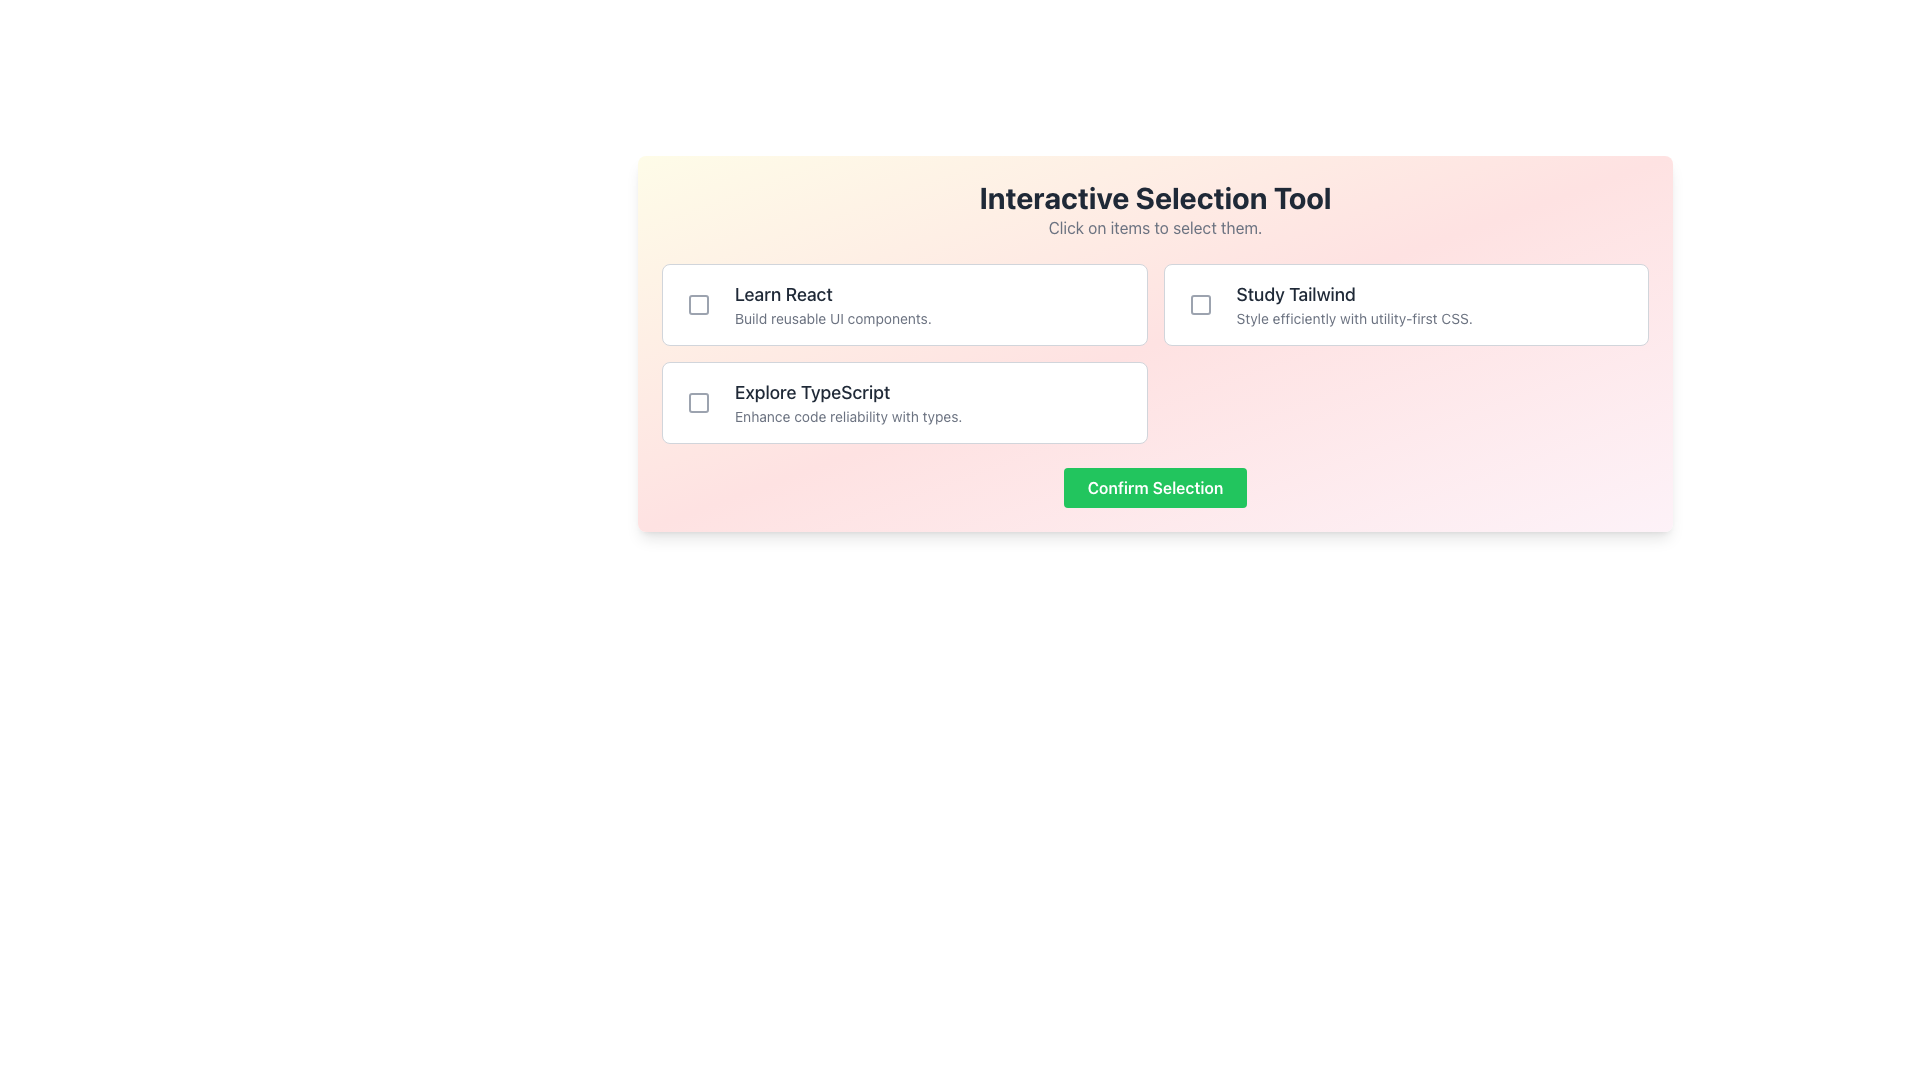 The width and height of the screenshot is (1920, 1080). I want to click on the gray square-shaped checkbox icon located to the left of the 'Learn React' label to trigger a tooltip or visual effect, so click(699, 304).